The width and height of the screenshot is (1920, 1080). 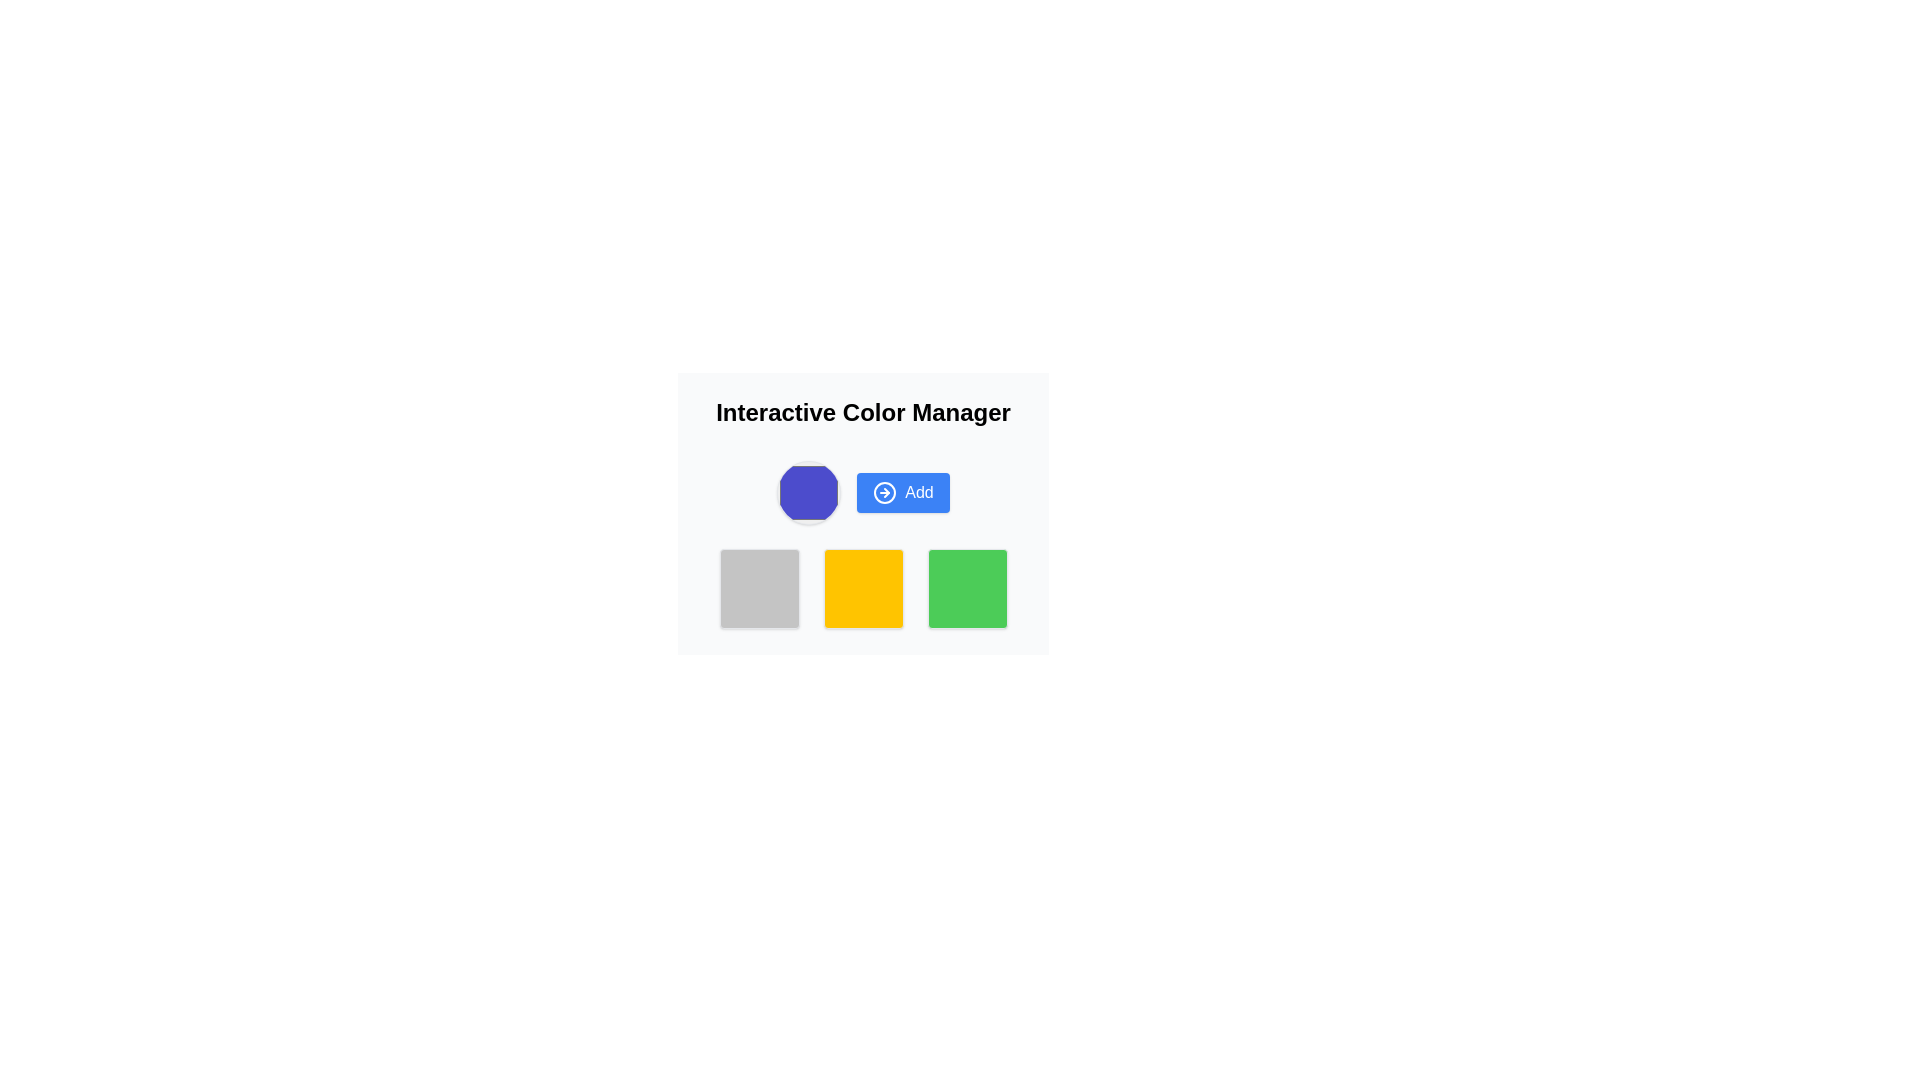 I want to click on the decorative SVG circle element that is part of a right-pointing arrow icon, located within a button on the right side of the interface, next to a blue octagon-shaped button, so click(x=884, y=493).